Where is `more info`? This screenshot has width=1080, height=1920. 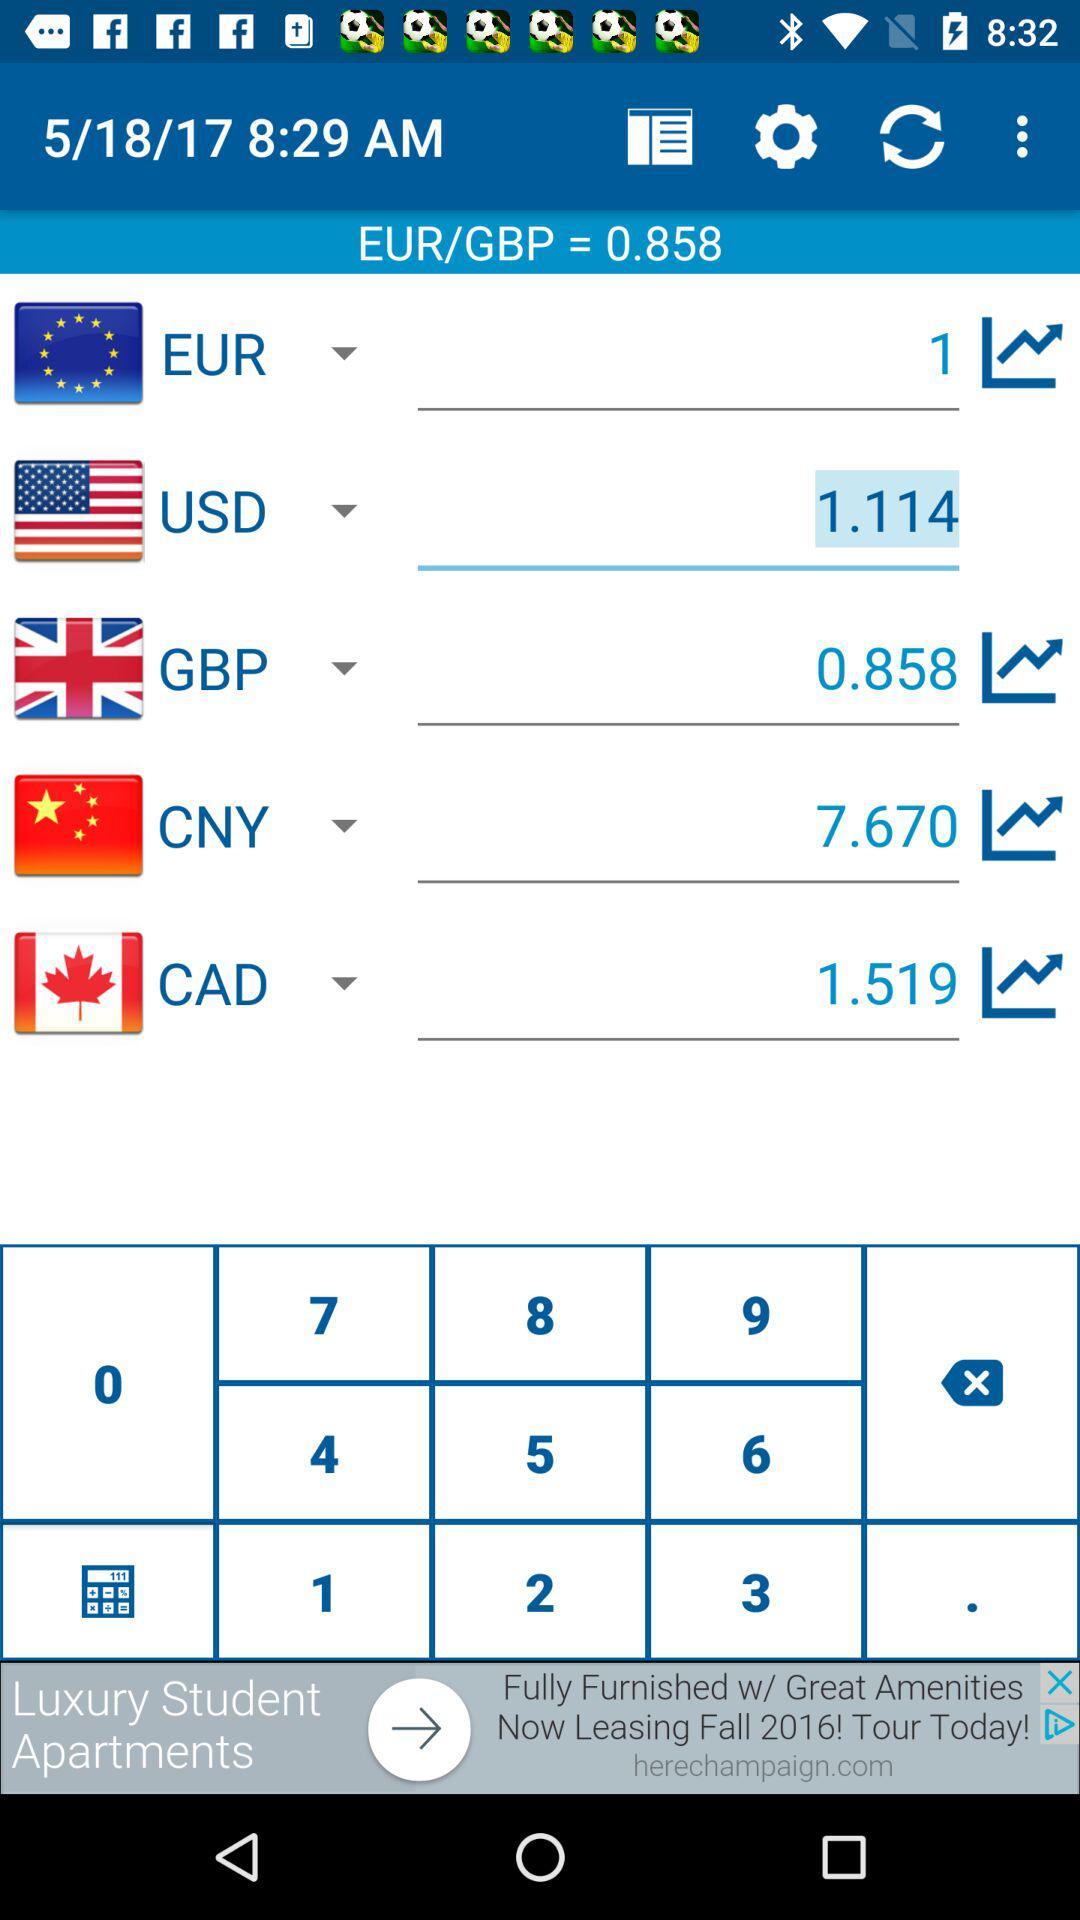
more info is located at coordinates (1022, 825).